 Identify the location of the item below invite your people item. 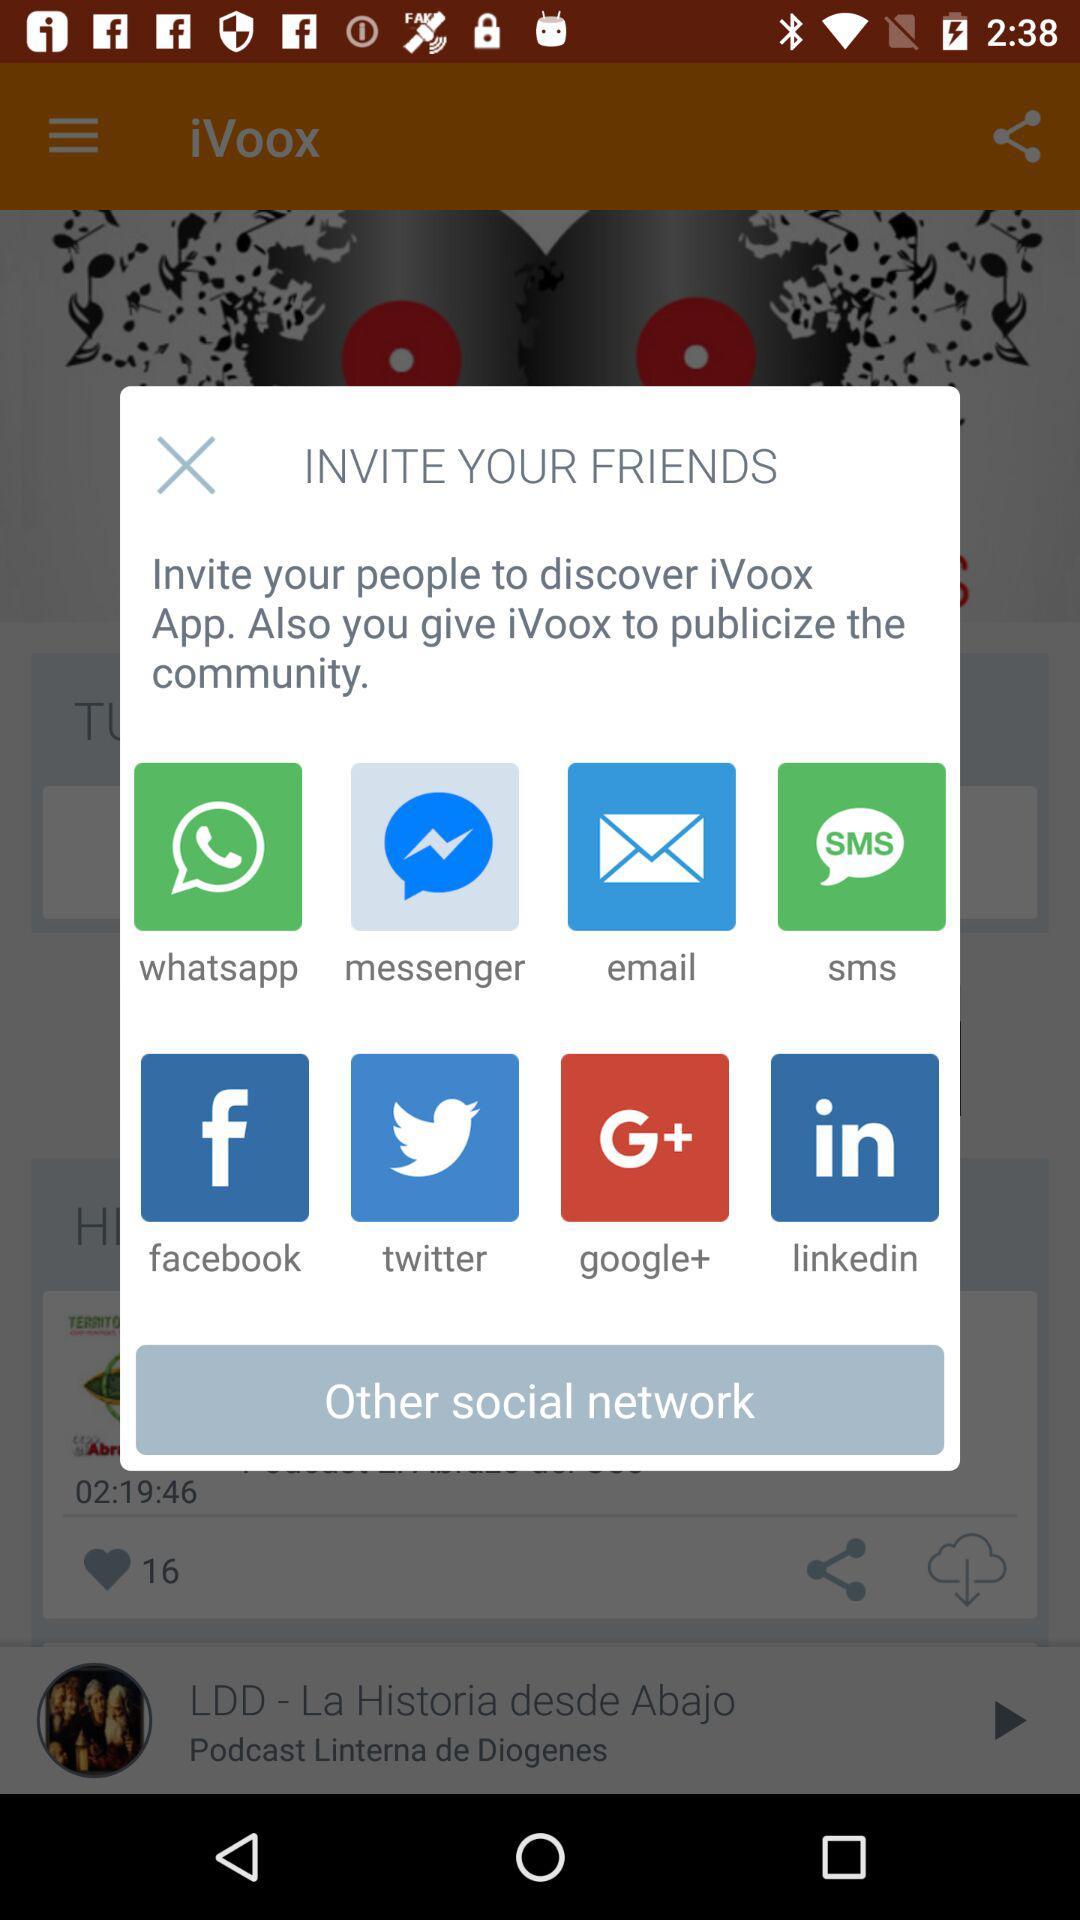
(218, 876).